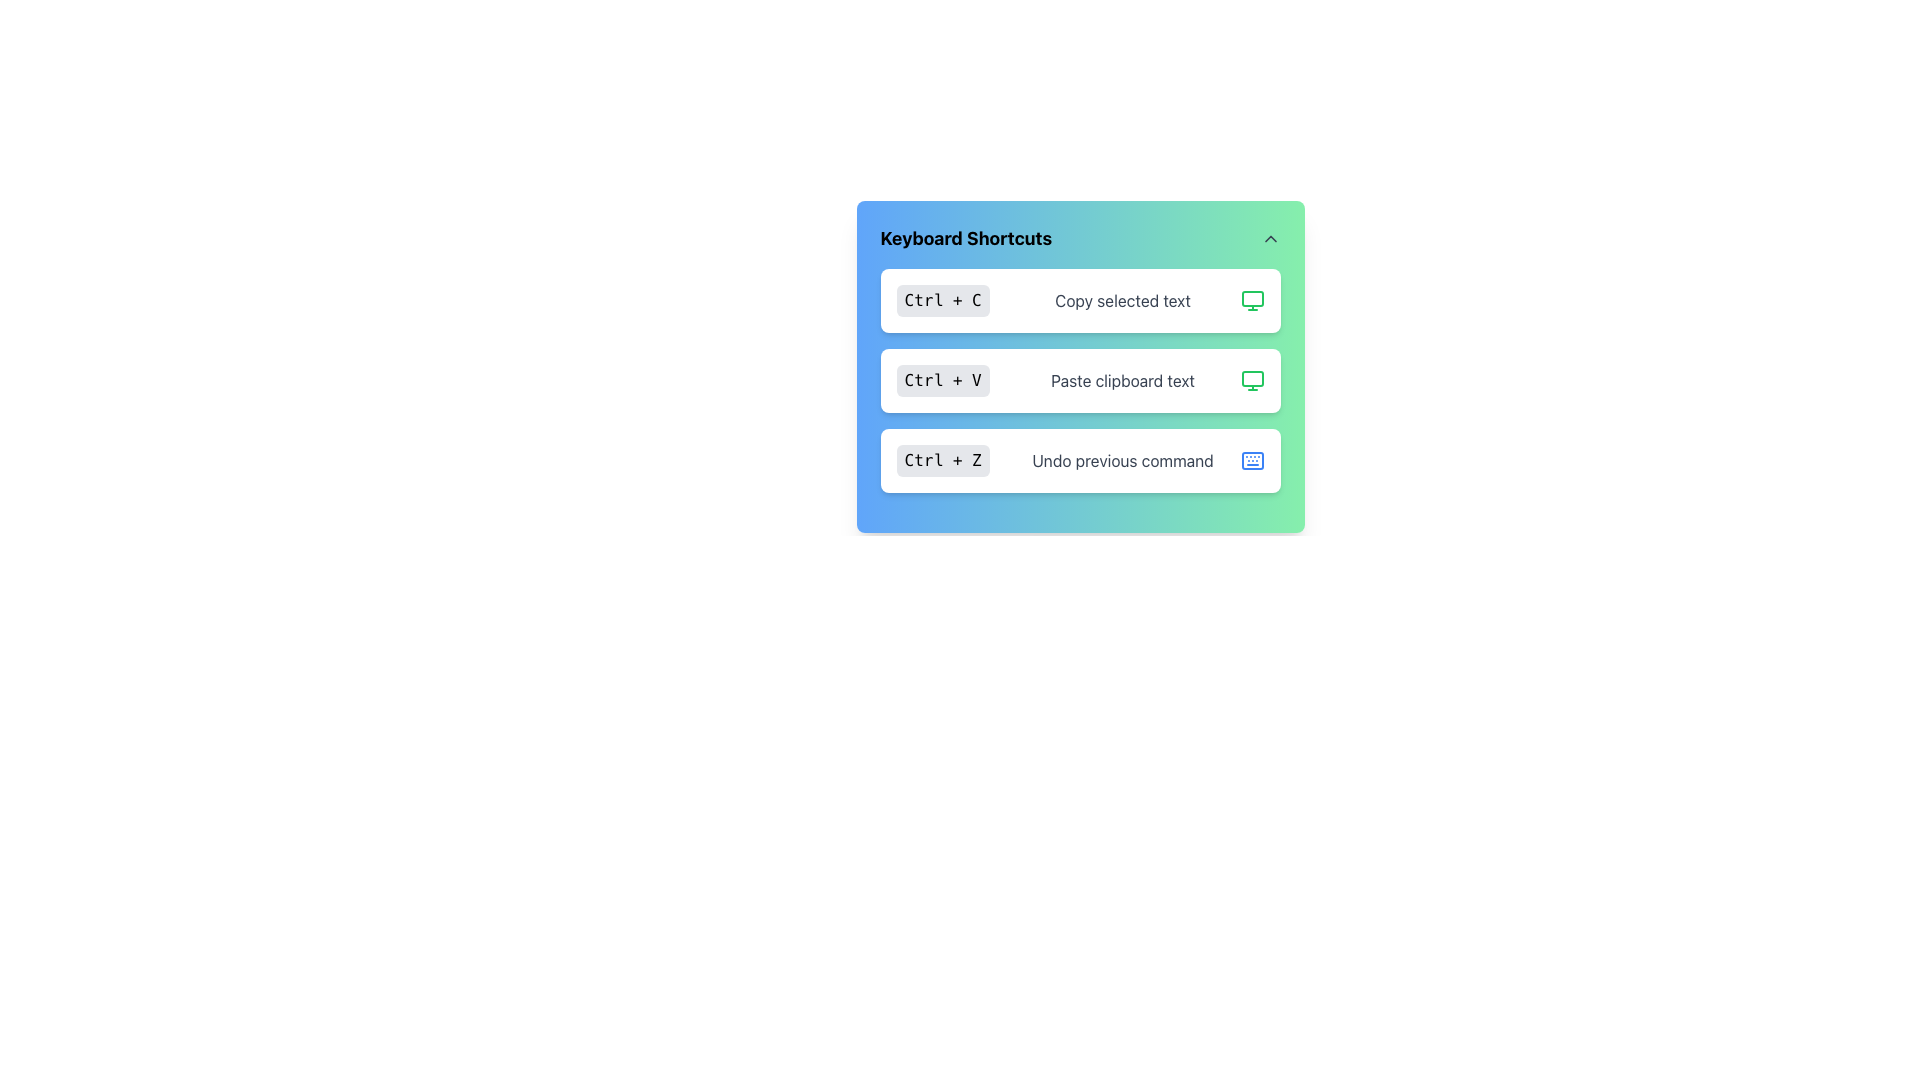 This screenshot has width=1920, height=1080. Describe the element at coordinates (1079, 300) in the screenshot. I see `the first item in the vertical list of keyboard shortcuts, which includes a grey label with 'Ctrl + C', a description 'Copy selected text', and a green monitor icon` at that location.